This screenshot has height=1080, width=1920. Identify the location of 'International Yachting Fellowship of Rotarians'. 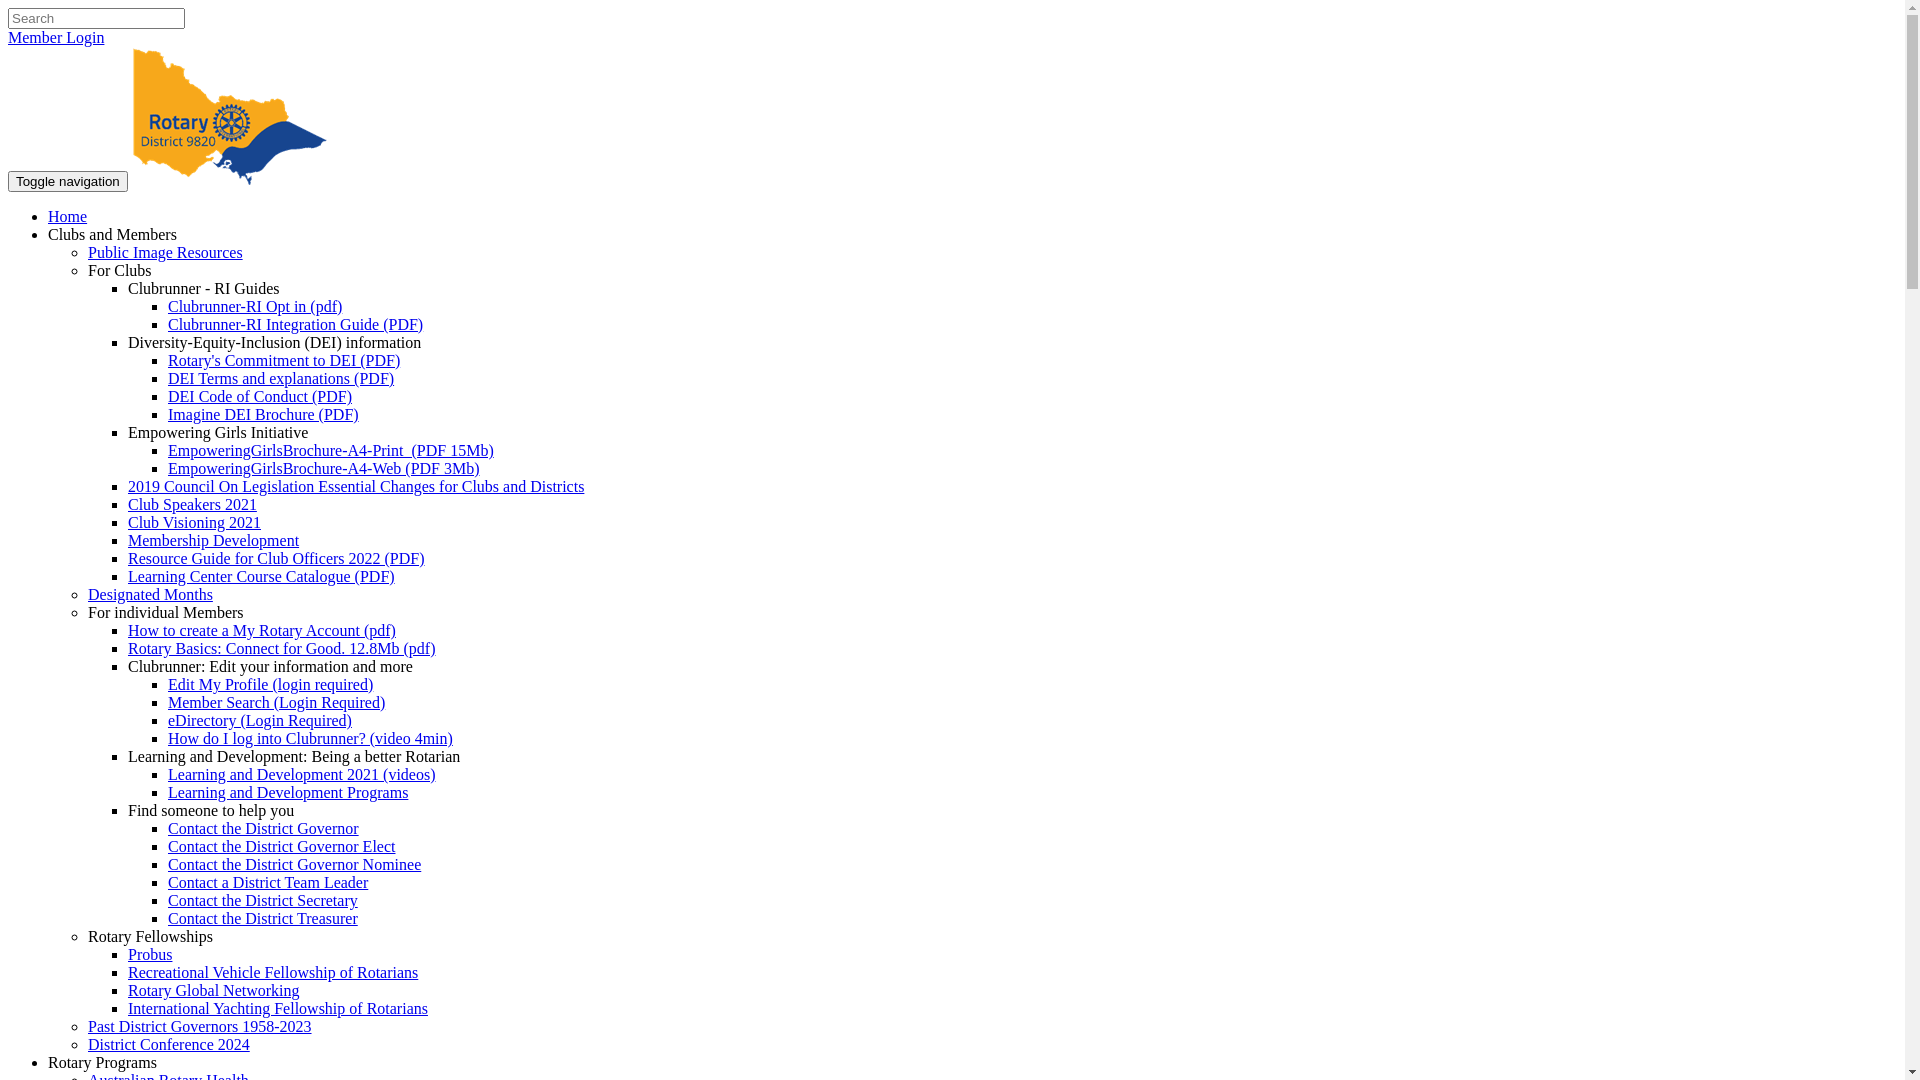
(277, 1008).